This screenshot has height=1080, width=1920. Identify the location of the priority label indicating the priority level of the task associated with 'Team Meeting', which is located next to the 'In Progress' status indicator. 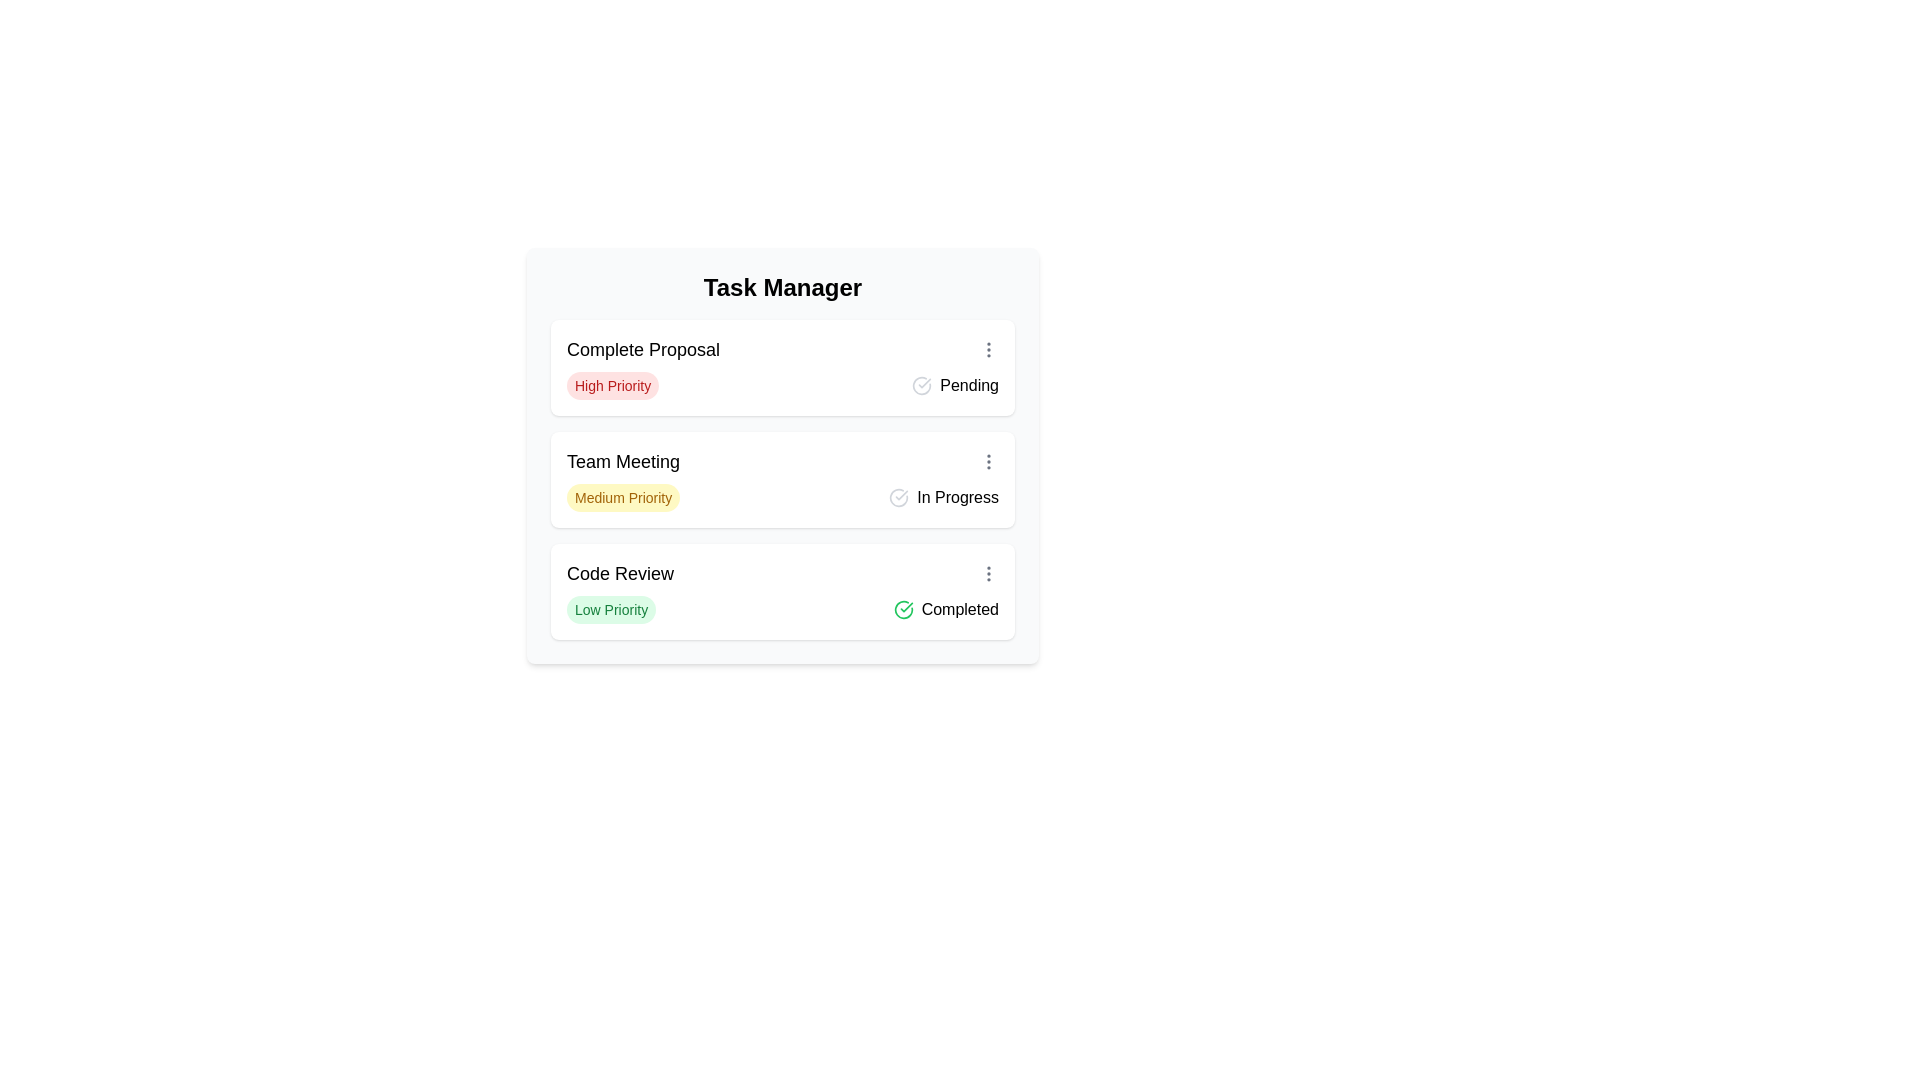
(622, 496).